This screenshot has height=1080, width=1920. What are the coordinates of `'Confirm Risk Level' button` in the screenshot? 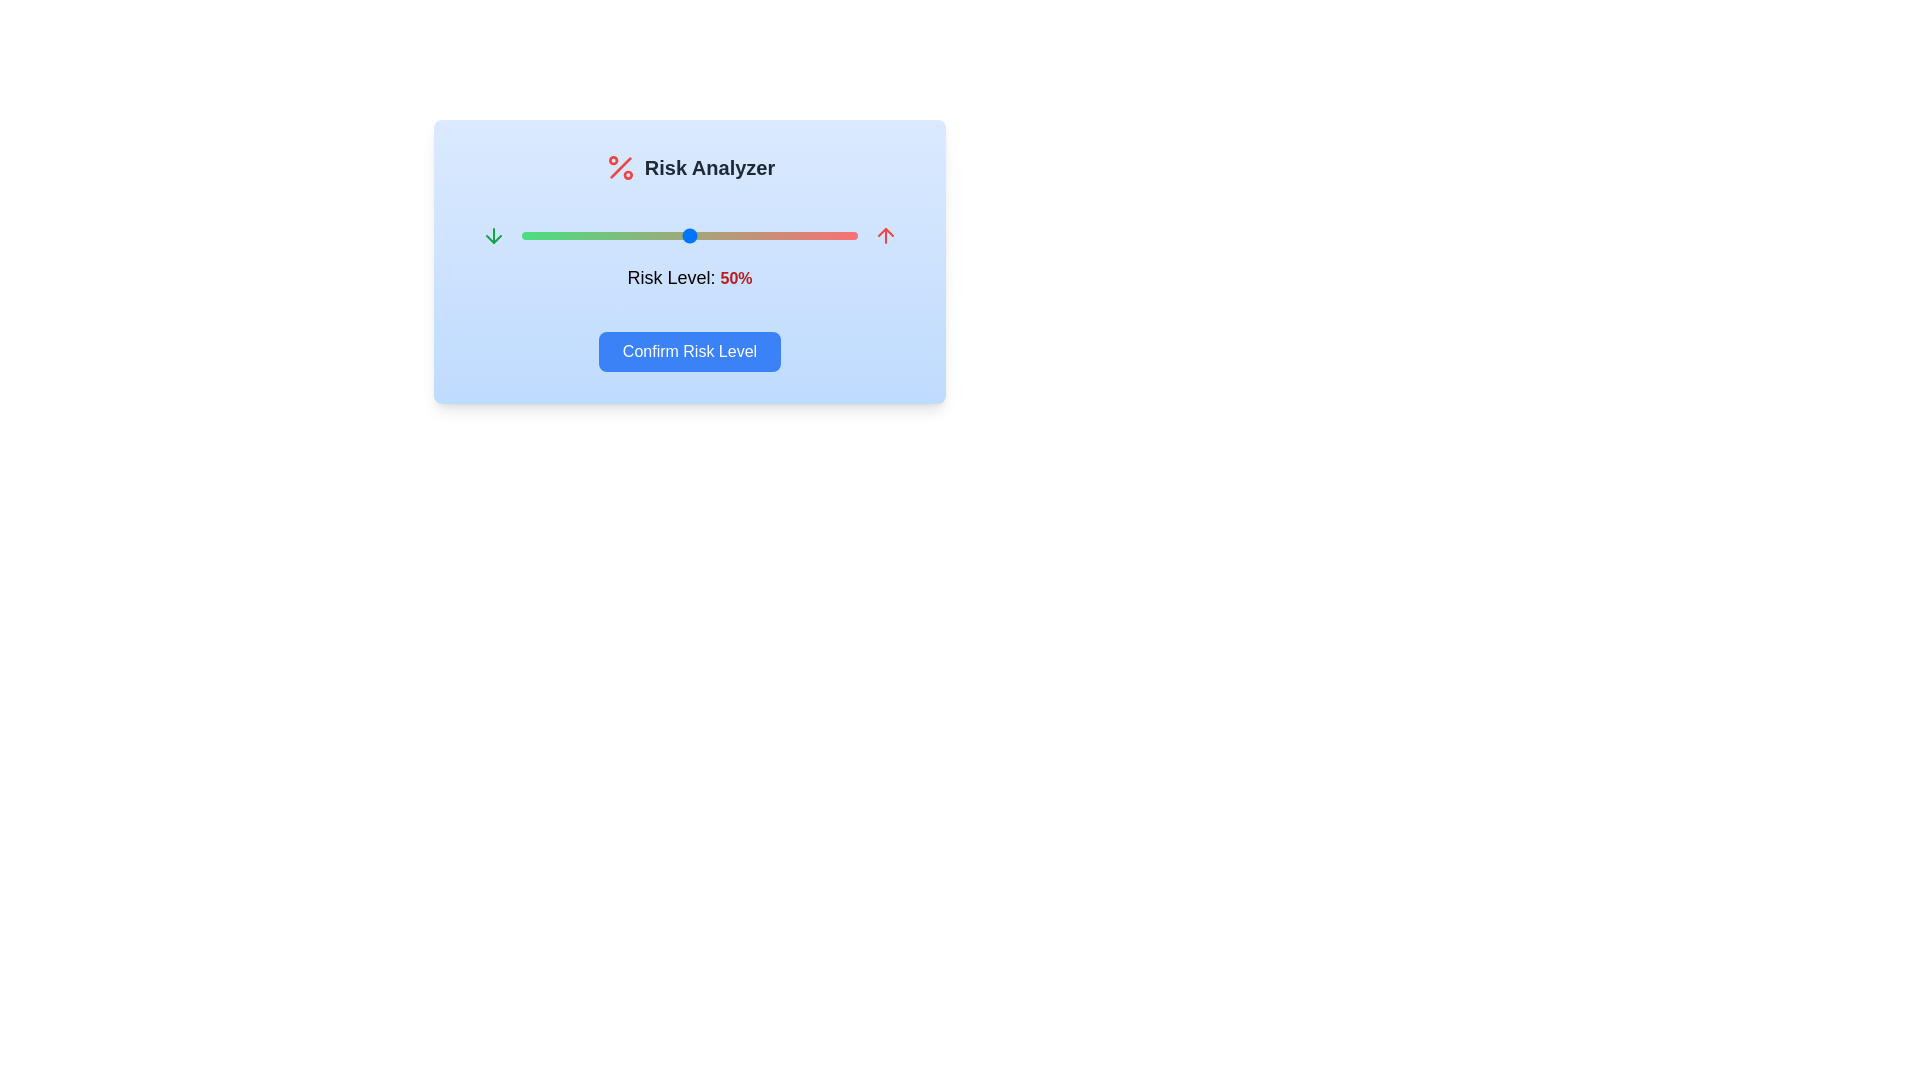 It's located at (690, 350).